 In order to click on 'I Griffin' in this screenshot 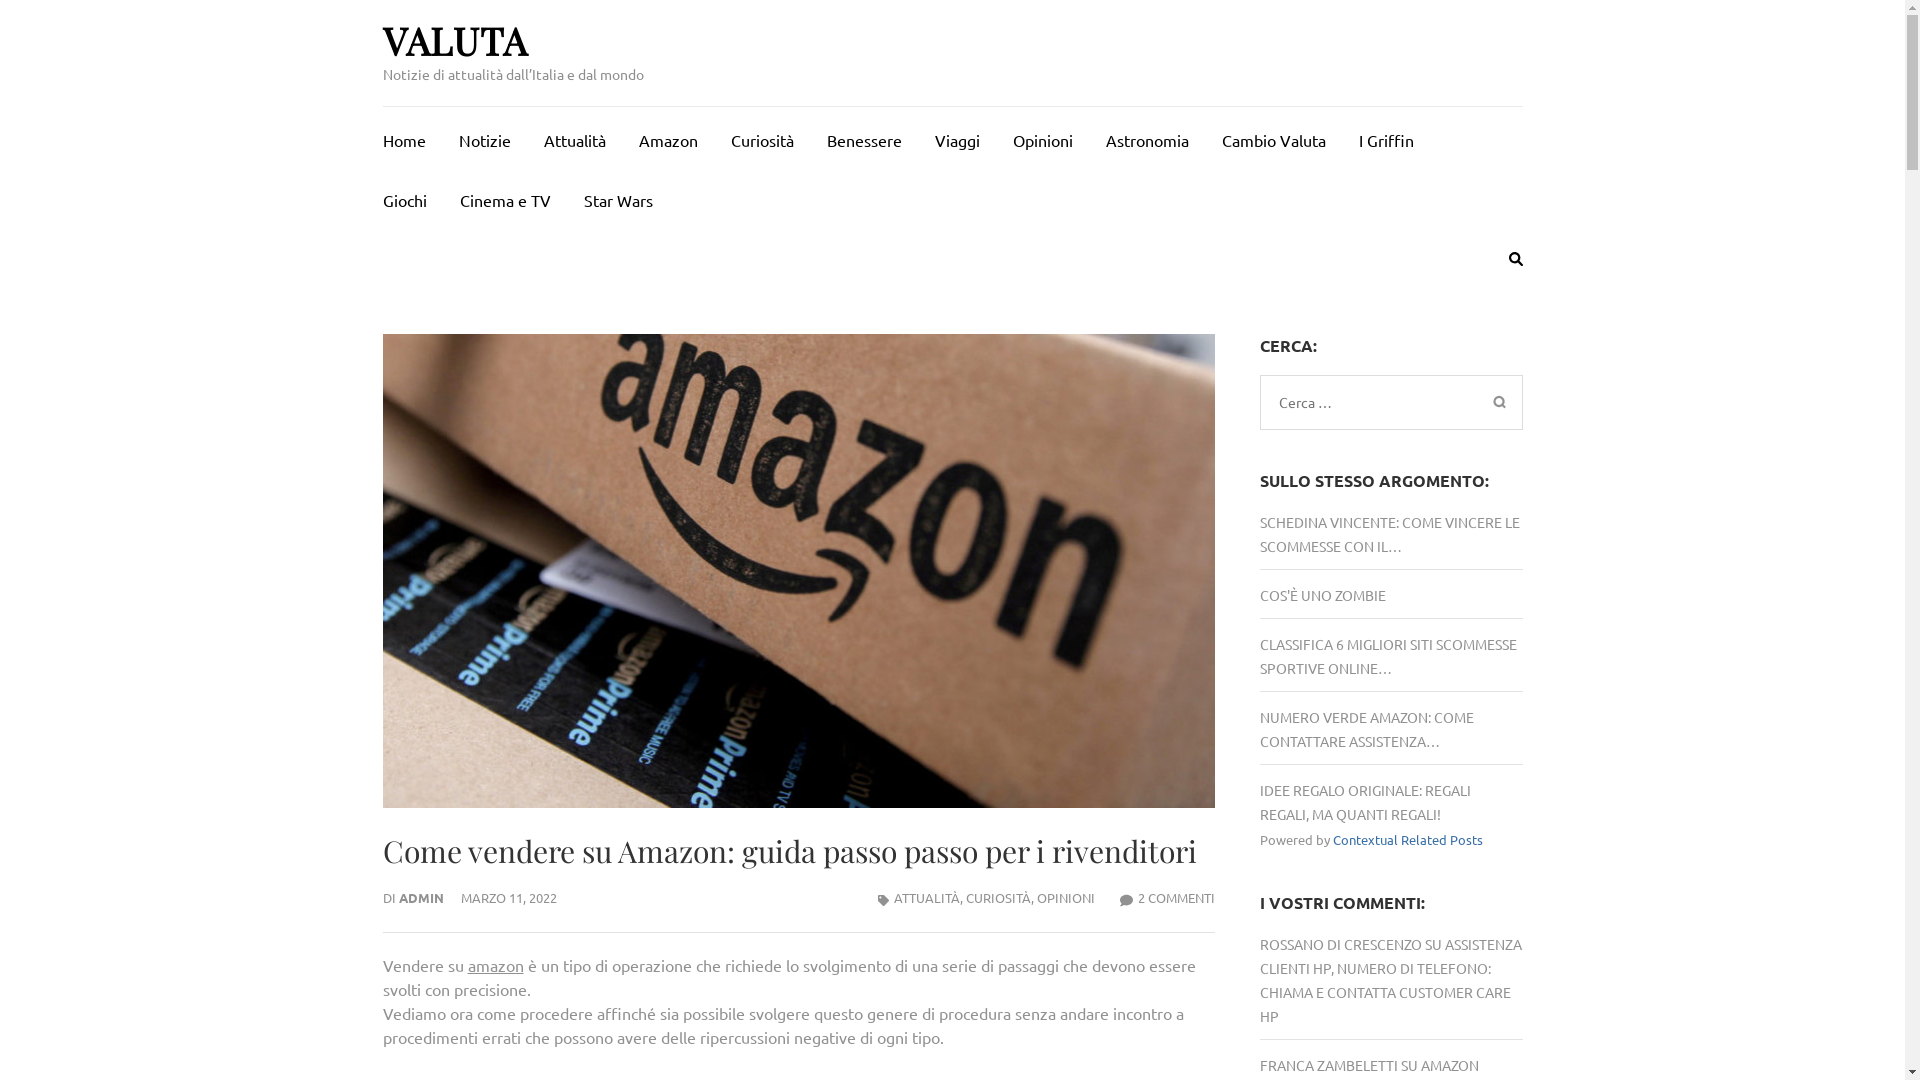, I will do `click(1384, 136)`.